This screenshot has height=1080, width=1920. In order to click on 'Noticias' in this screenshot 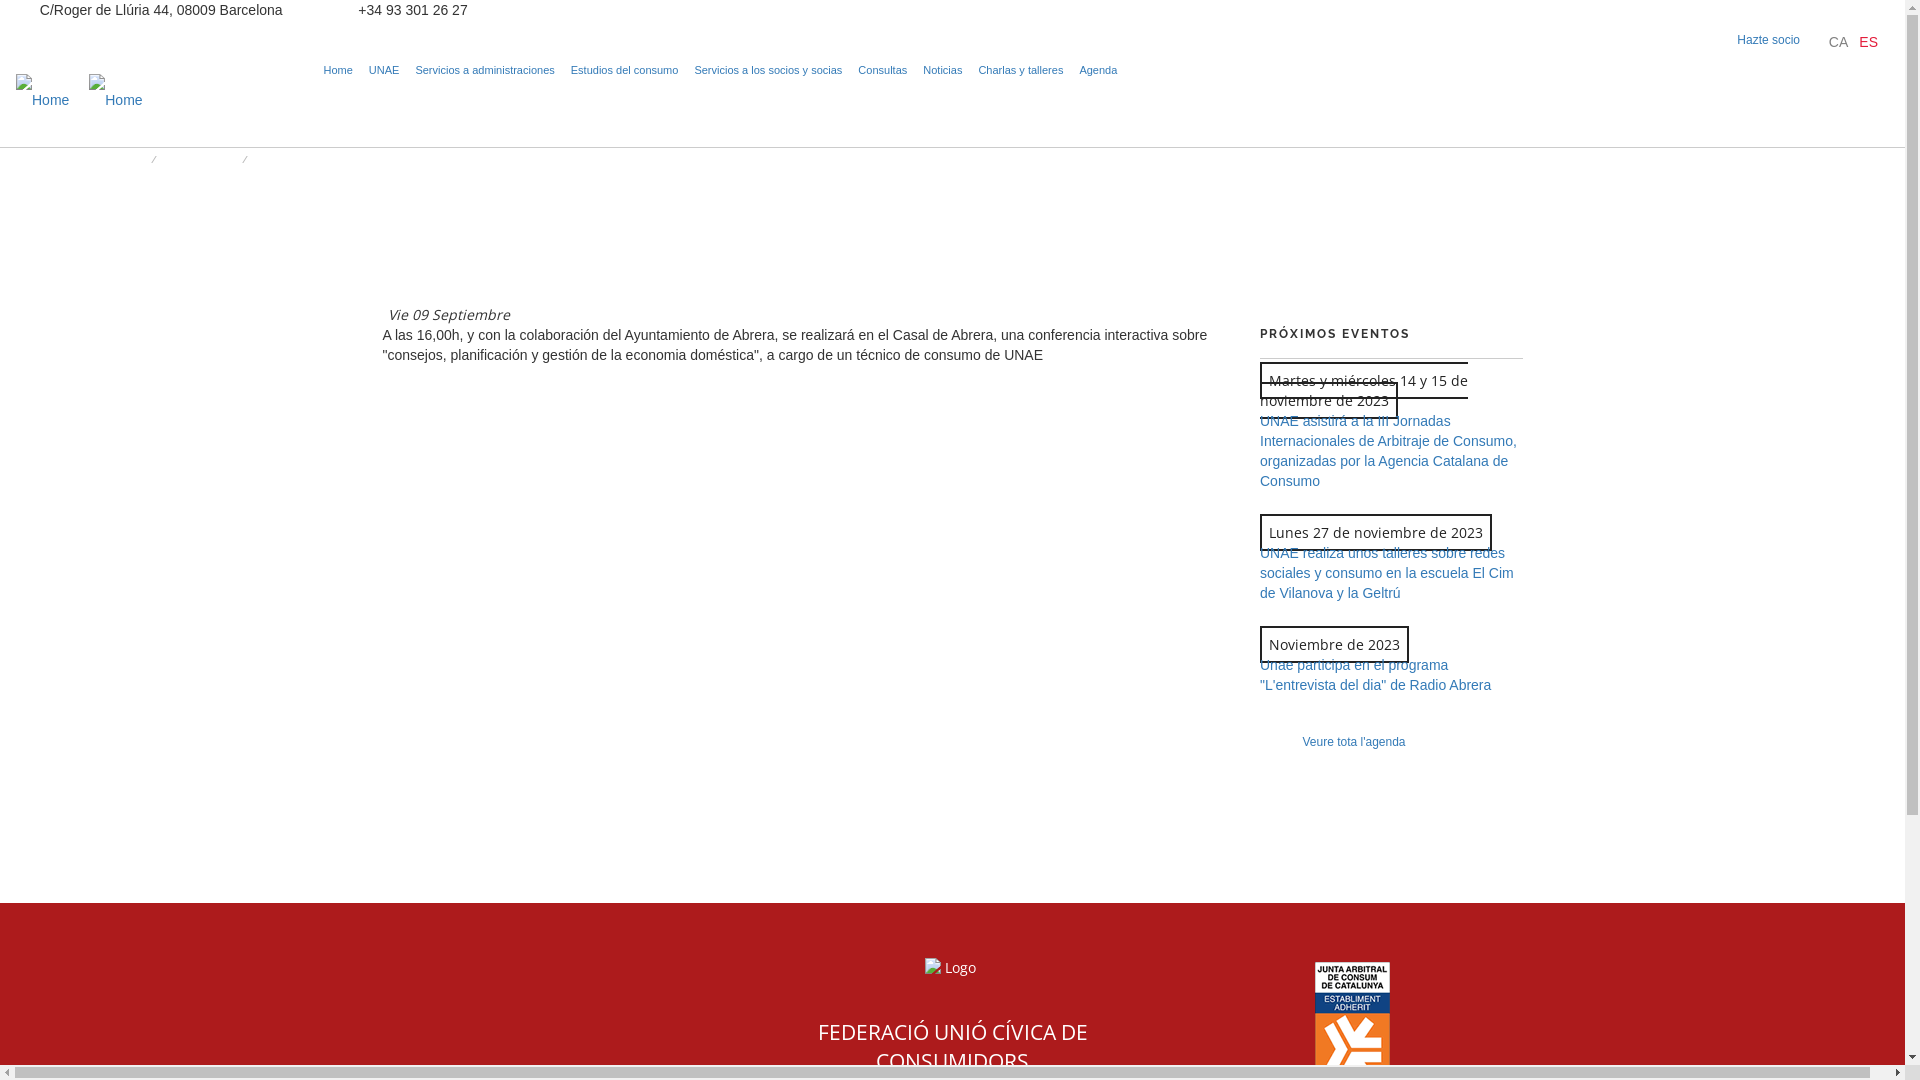, I will do `click(941, 68)`.